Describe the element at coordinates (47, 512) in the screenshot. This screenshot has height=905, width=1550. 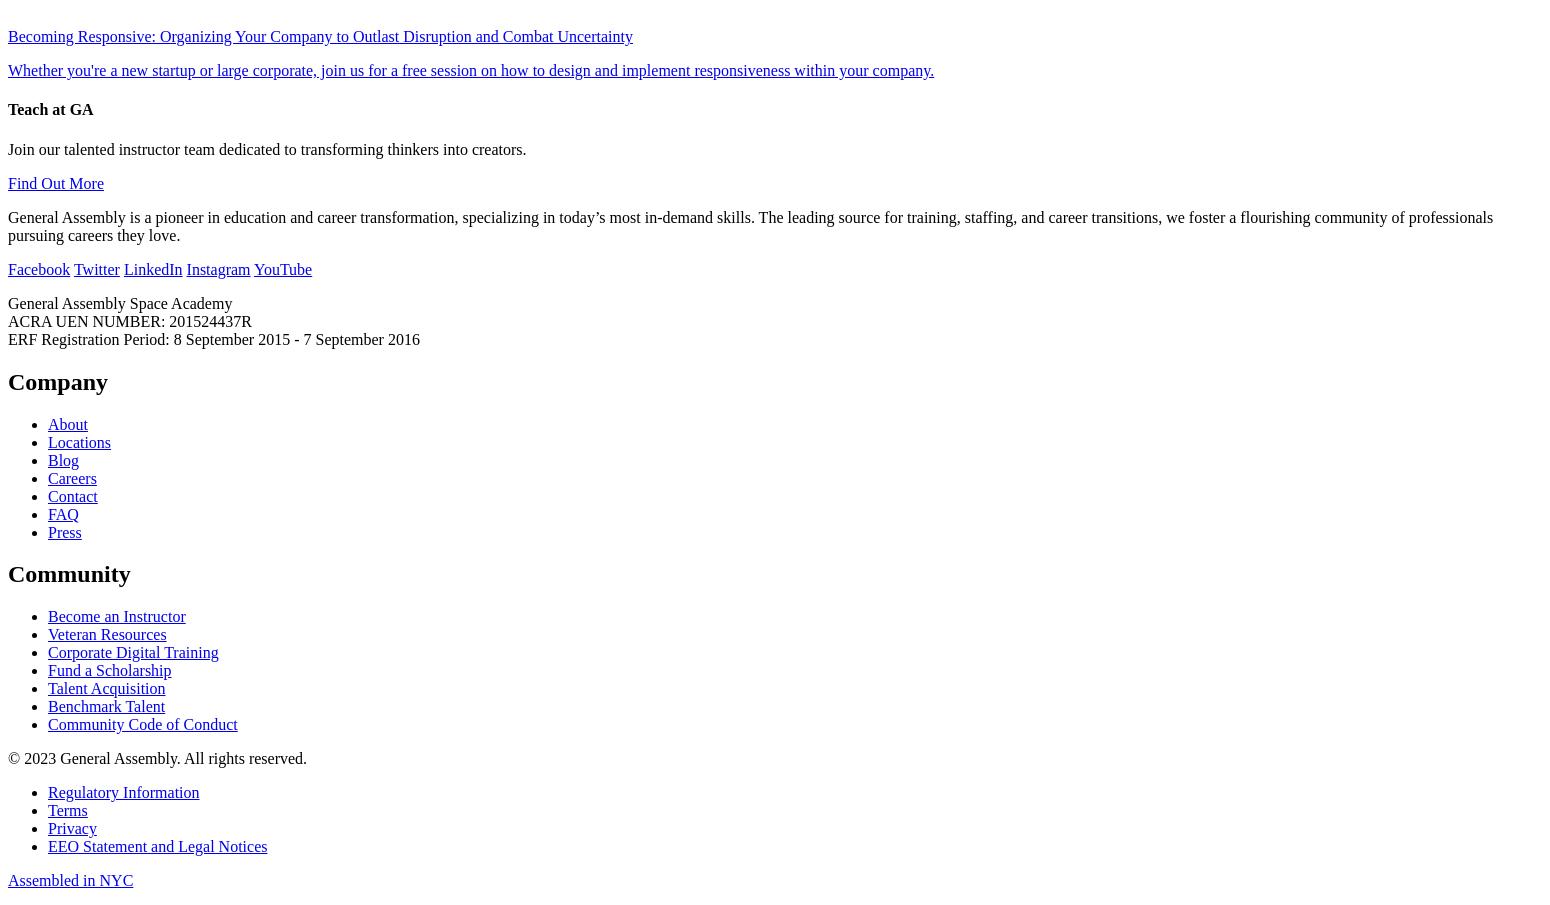
I see `'FAQ'` at that location.